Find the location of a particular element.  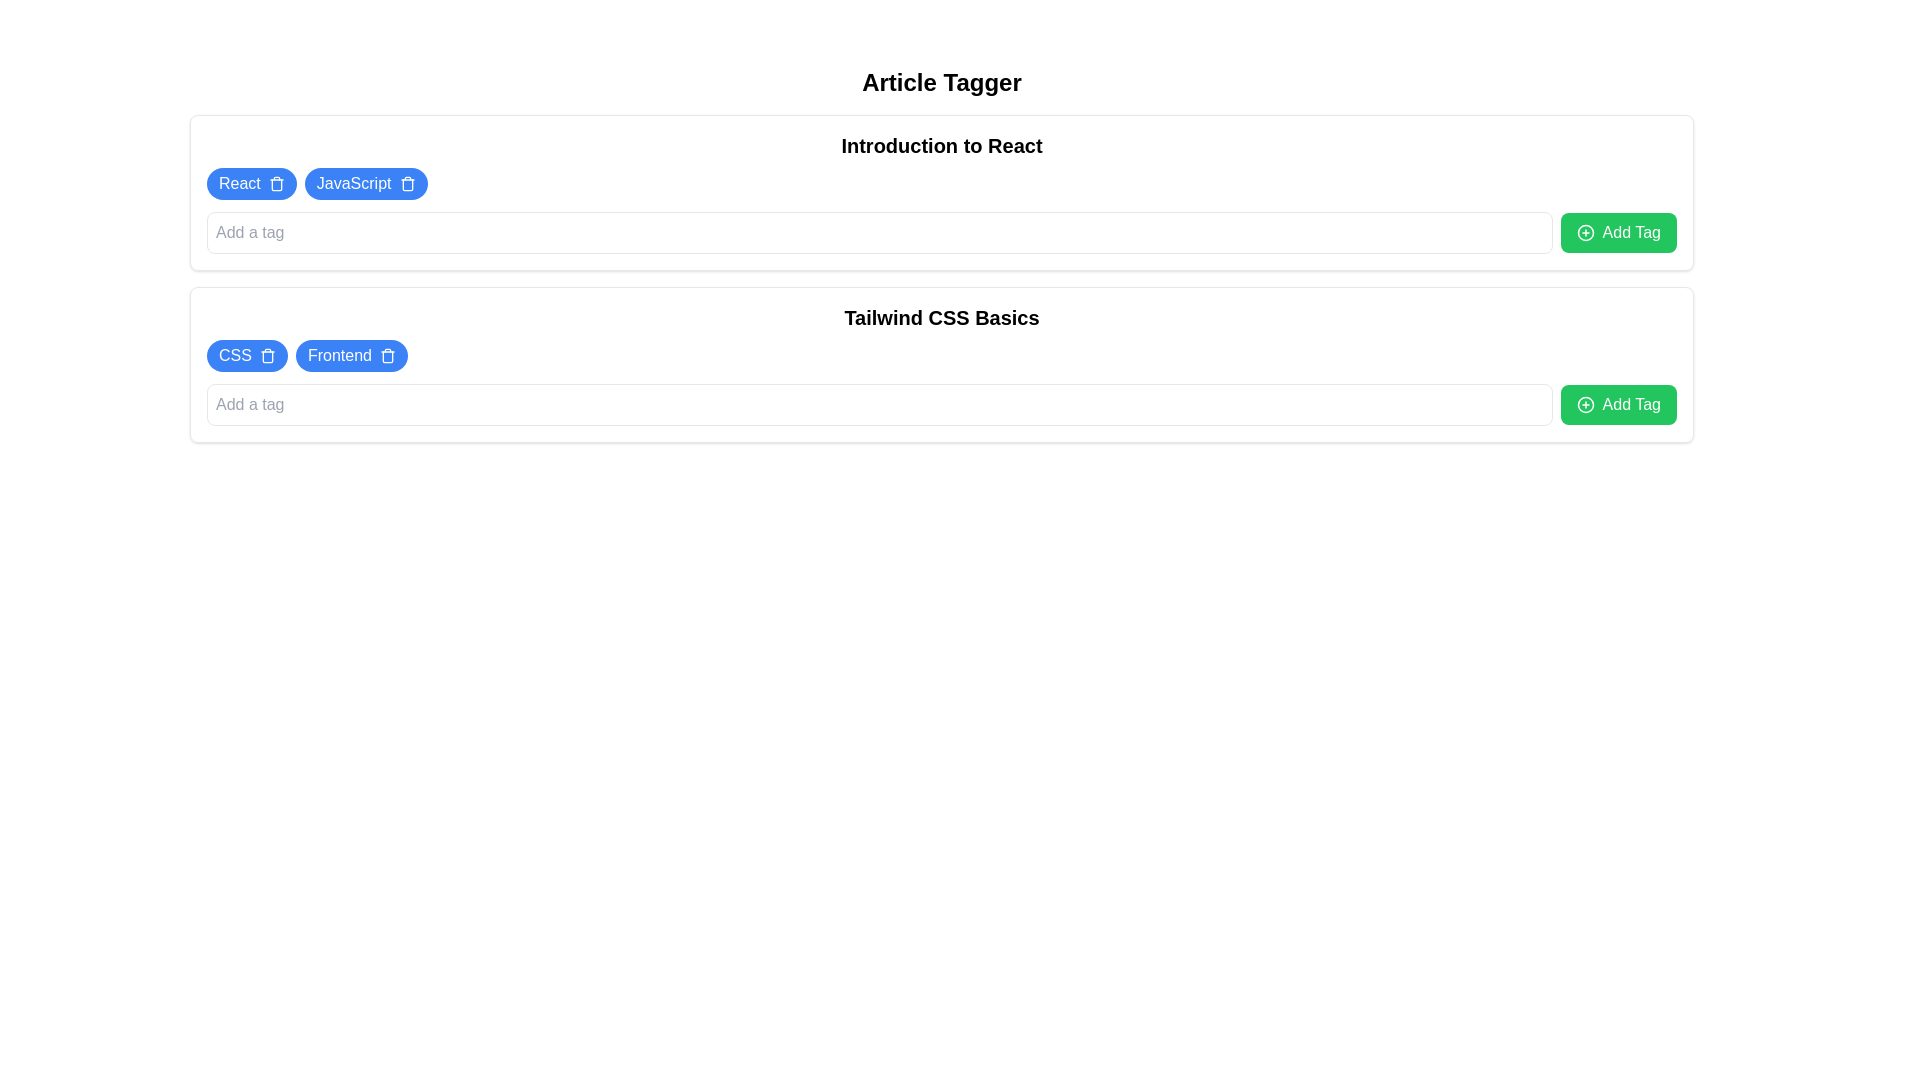

the green 'Add Tag' button with a circular plus icon is located at coordinates (1618, 405).